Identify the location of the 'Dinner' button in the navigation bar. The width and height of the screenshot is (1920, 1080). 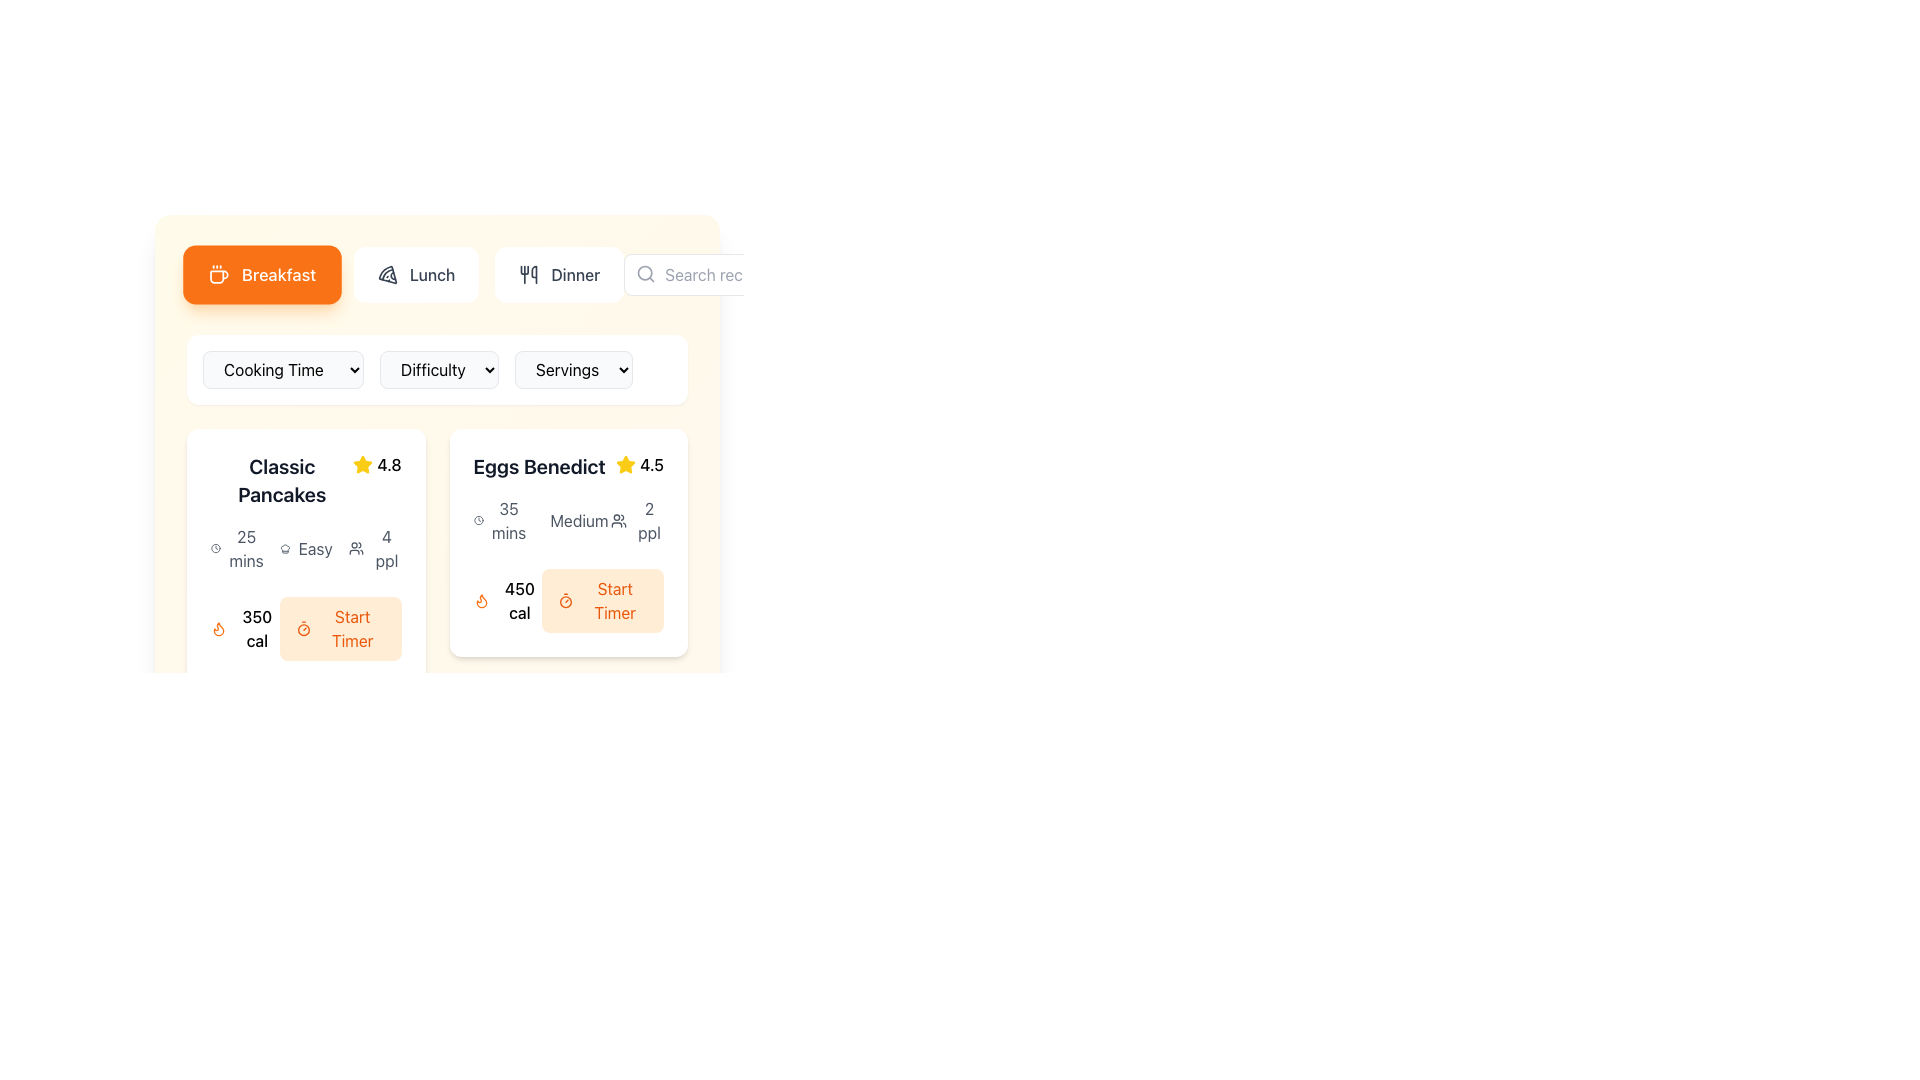
(559, 274).